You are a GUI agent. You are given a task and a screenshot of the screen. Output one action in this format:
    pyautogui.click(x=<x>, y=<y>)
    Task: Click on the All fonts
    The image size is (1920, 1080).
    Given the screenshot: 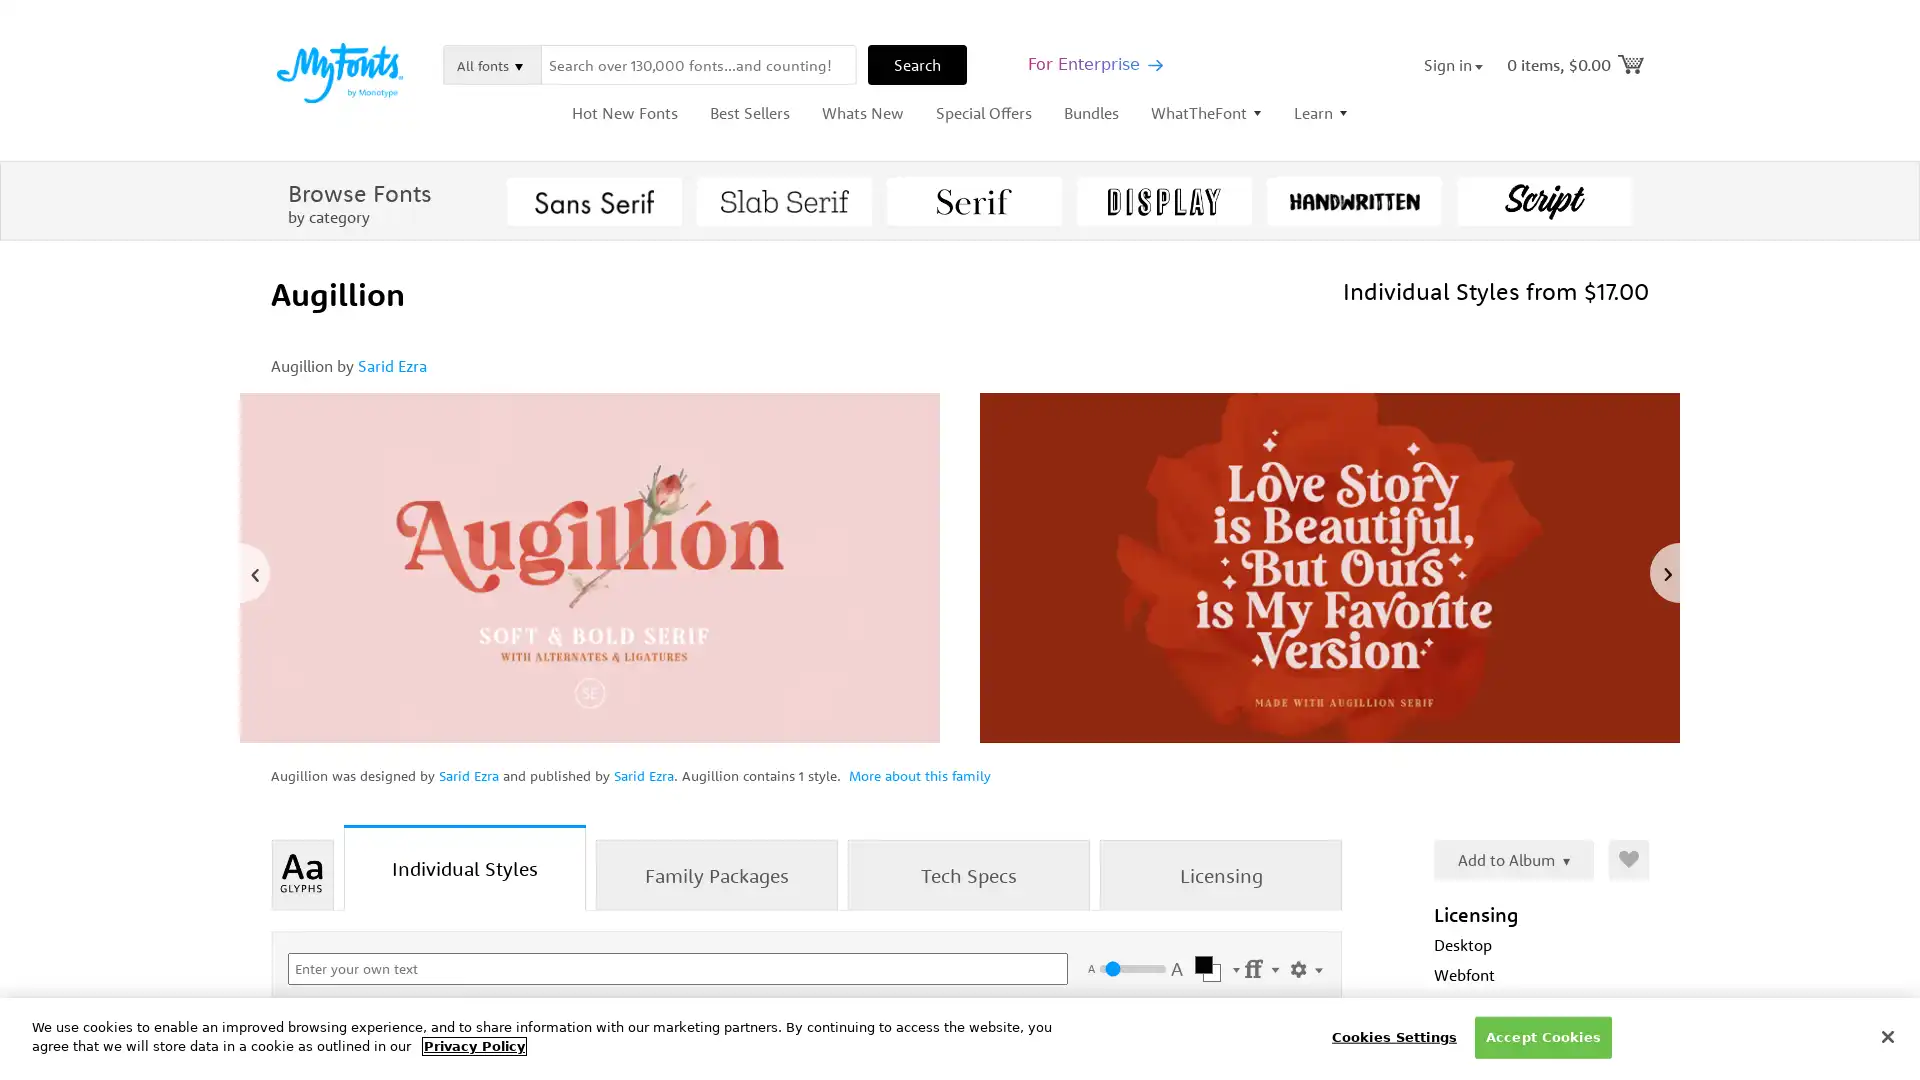 What is the action you would take?
    pyautogui.click(x=492, y=64)
    